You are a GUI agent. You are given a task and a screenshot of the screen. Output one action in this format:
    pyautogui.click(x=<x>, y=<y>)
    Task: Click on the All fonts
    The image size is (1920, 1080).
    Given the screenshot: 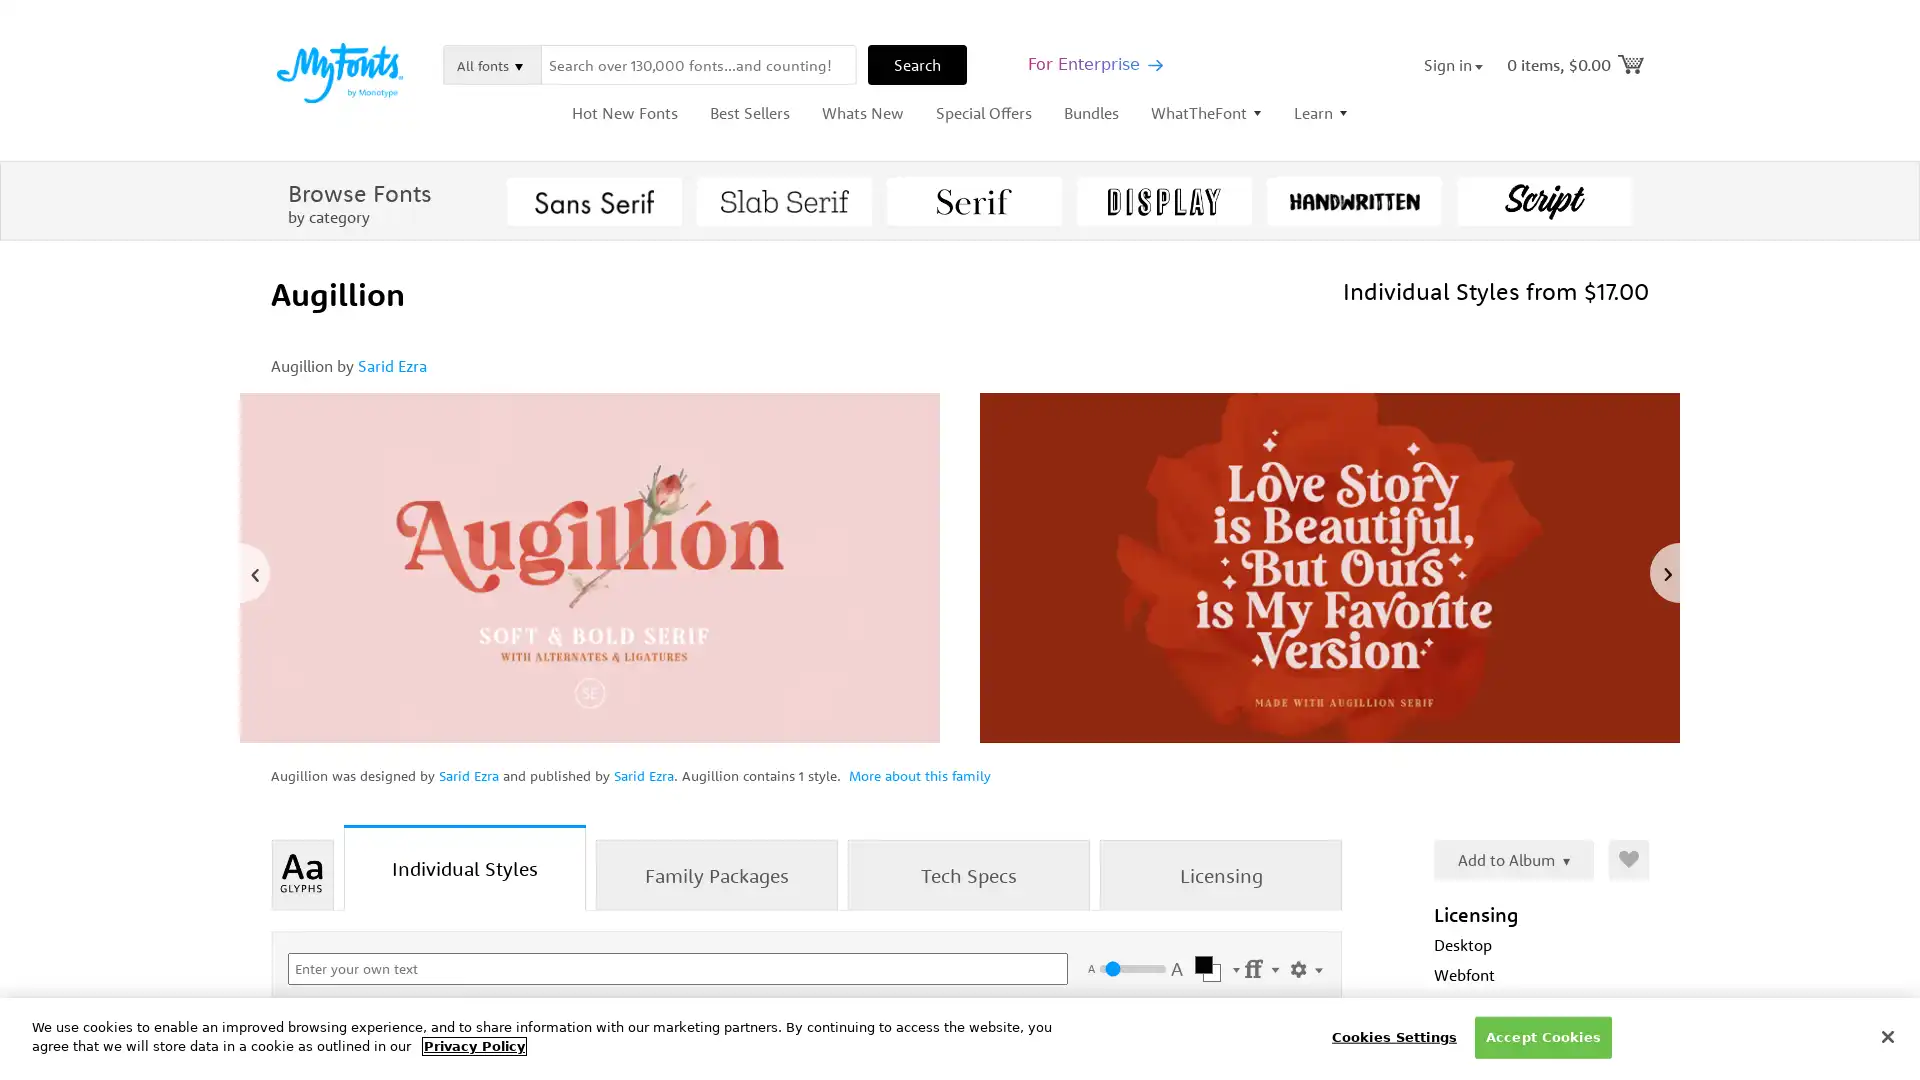 What is the action you would take?
    pyautogui.click(x=492, y=64)
    